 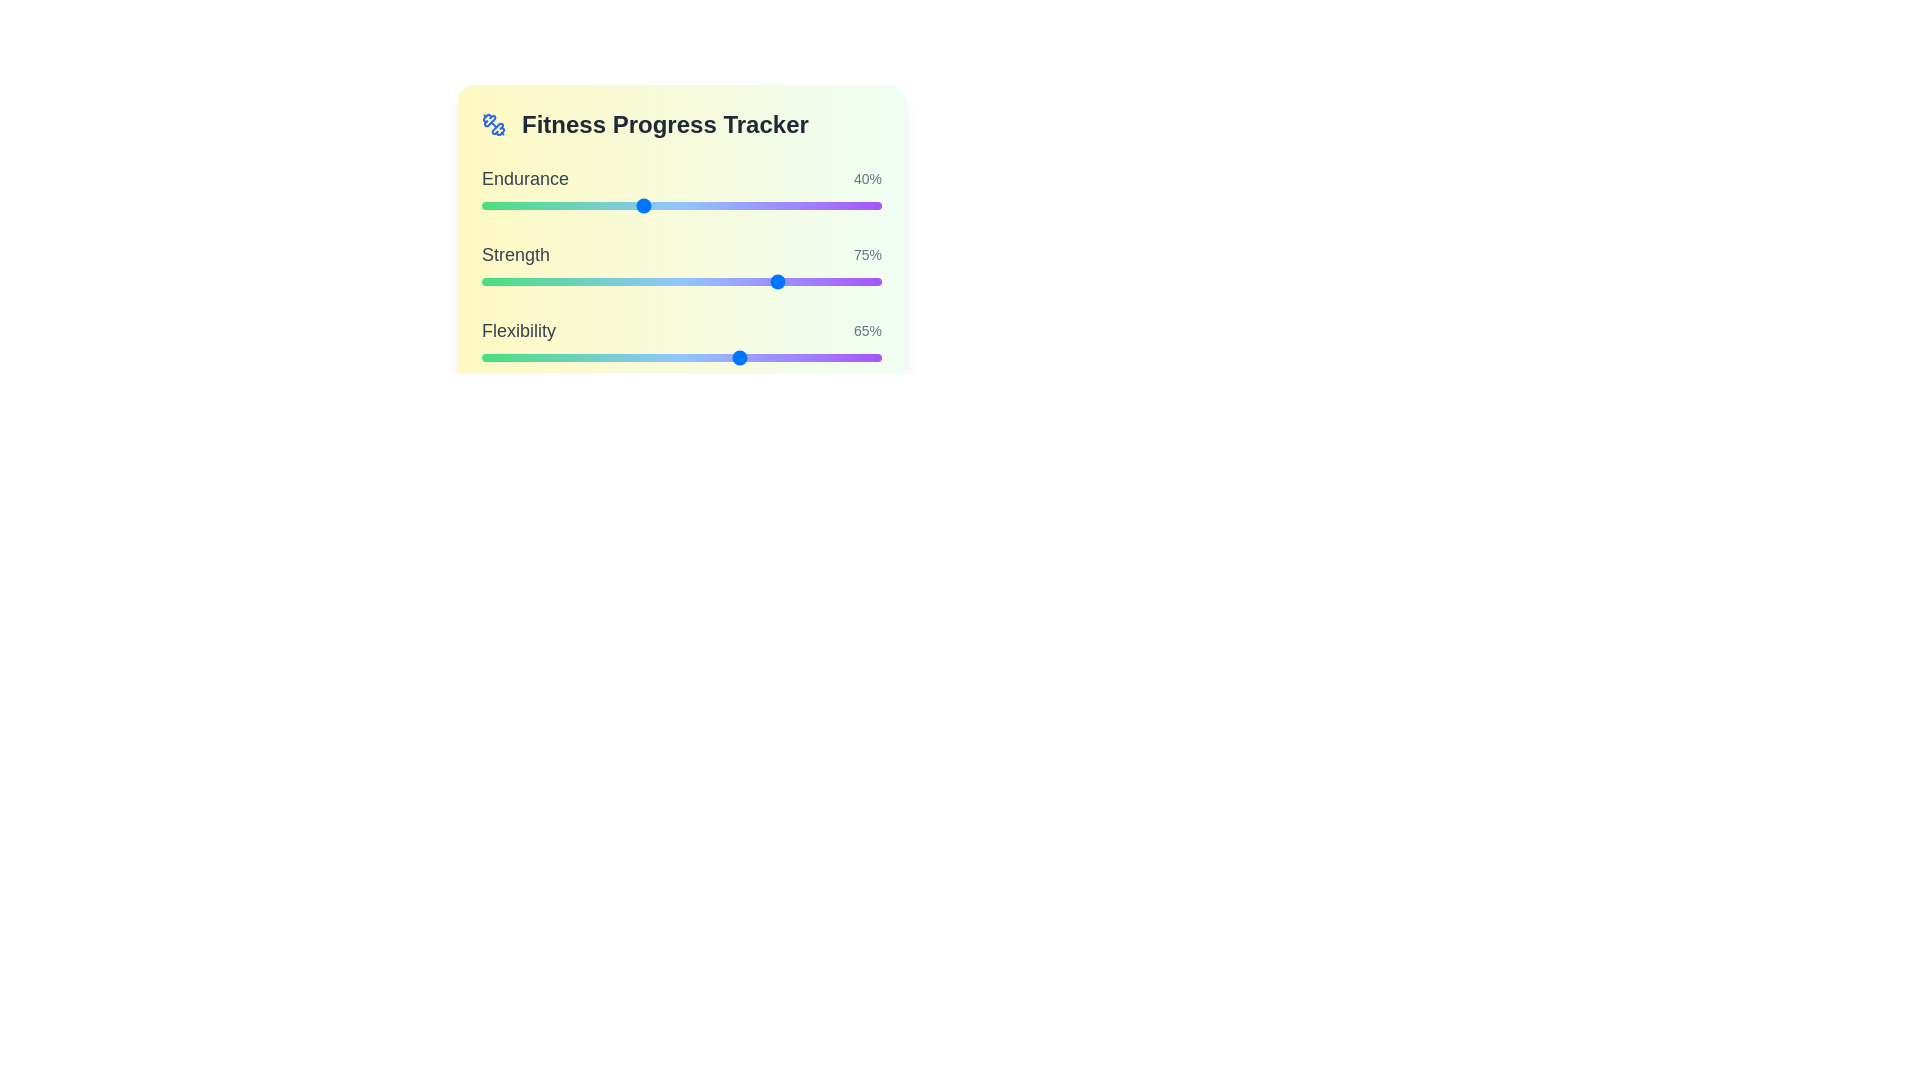 I want to click on flexibility value, so click(x=489, y=357).